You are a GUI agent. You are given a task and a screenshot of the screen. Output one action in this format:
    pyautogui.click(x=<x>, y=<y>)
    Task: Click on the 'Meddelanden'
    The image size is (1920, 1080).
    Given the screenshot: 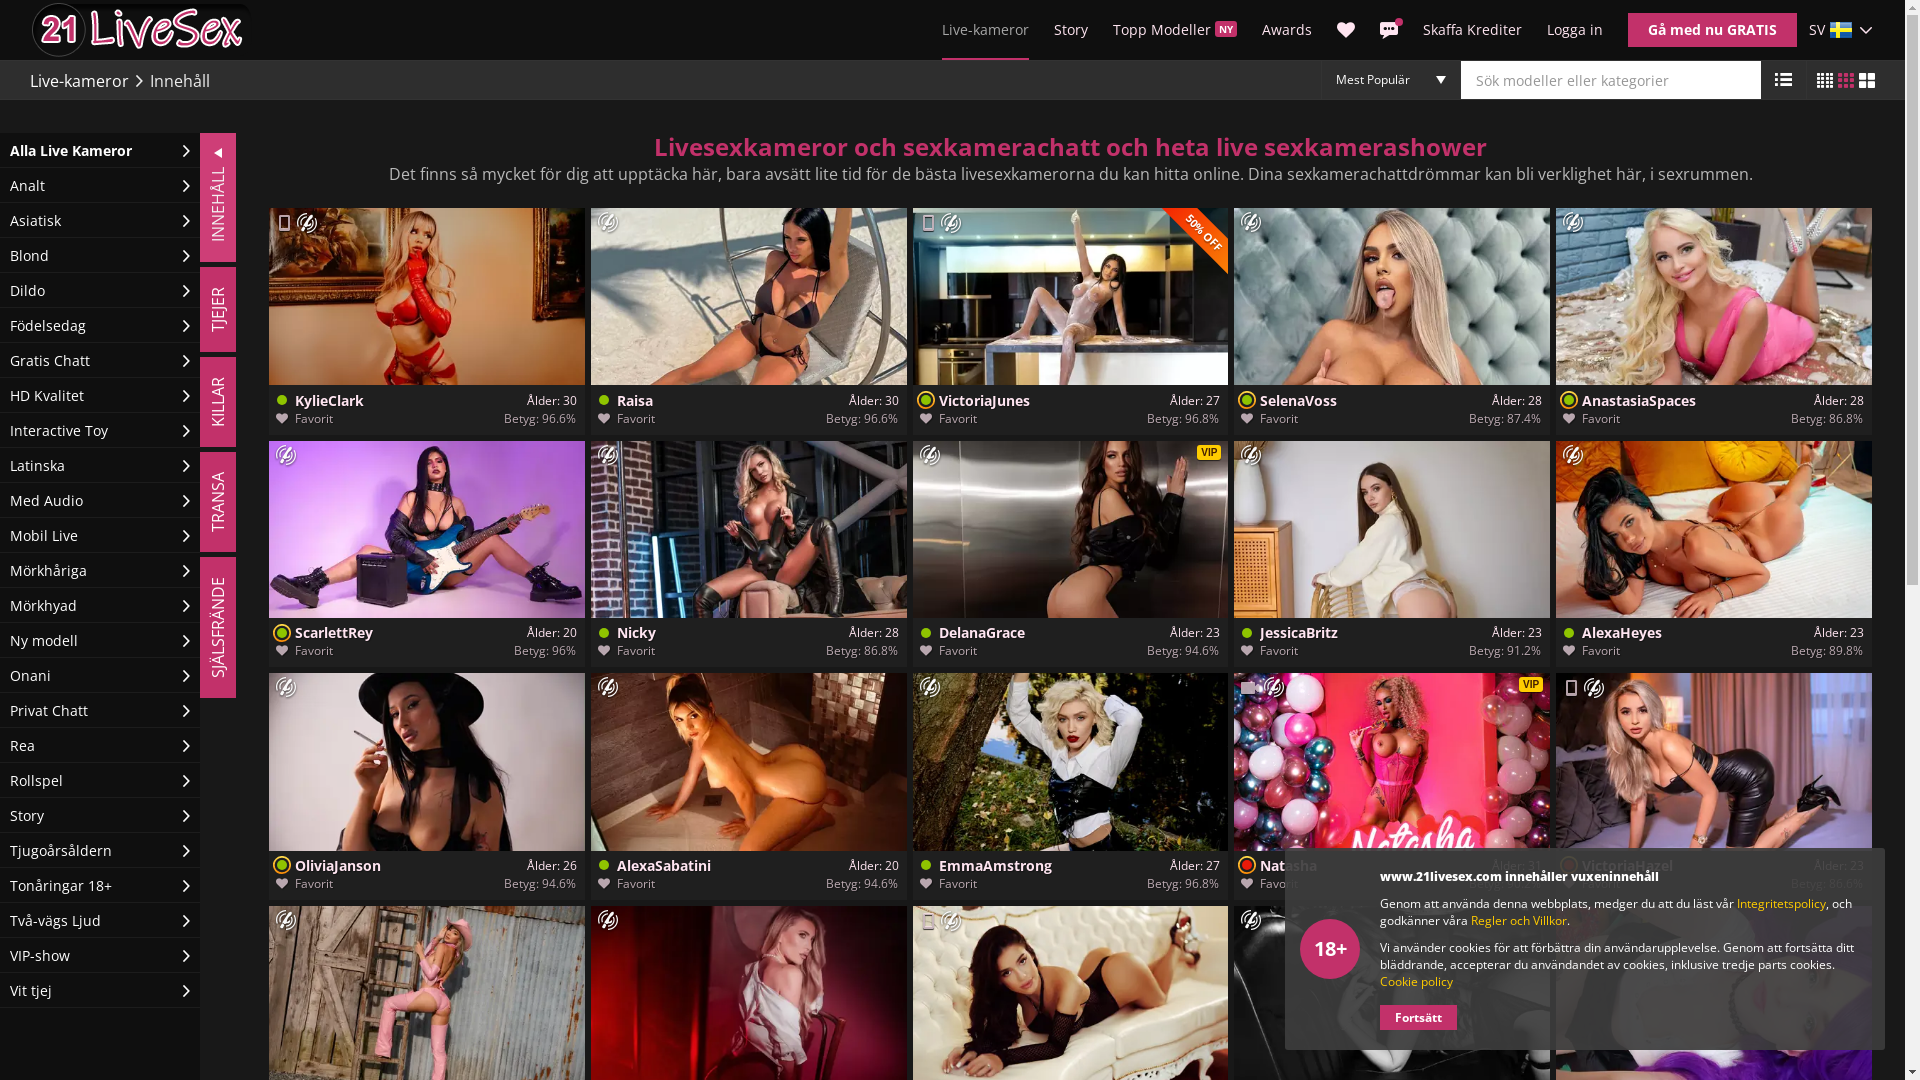 What is the action you would take?
    pyautogui.click(x=1379, y=30)
    